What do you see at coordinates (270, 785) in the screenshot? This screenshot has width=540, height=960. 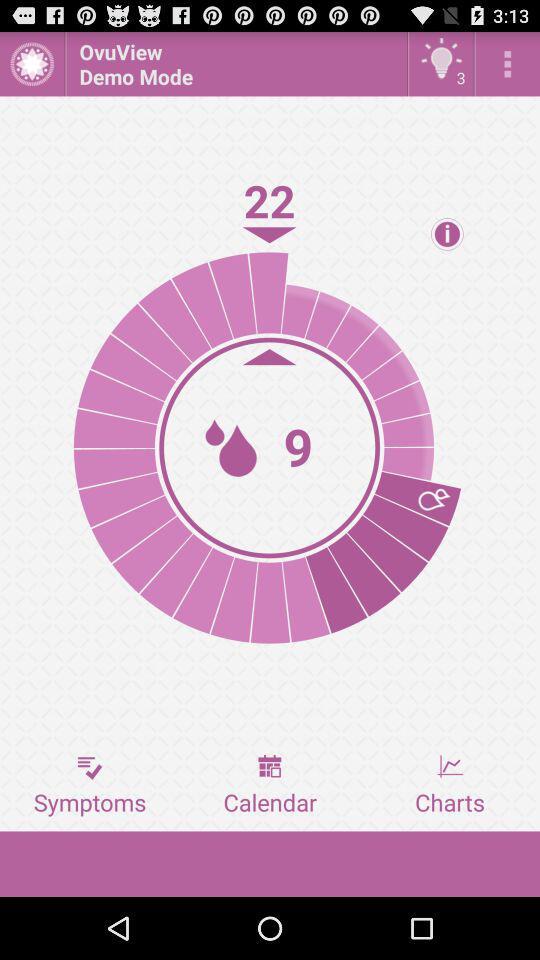 I see `the button to the right of symptoms icon` at bounding box center [270, 785].